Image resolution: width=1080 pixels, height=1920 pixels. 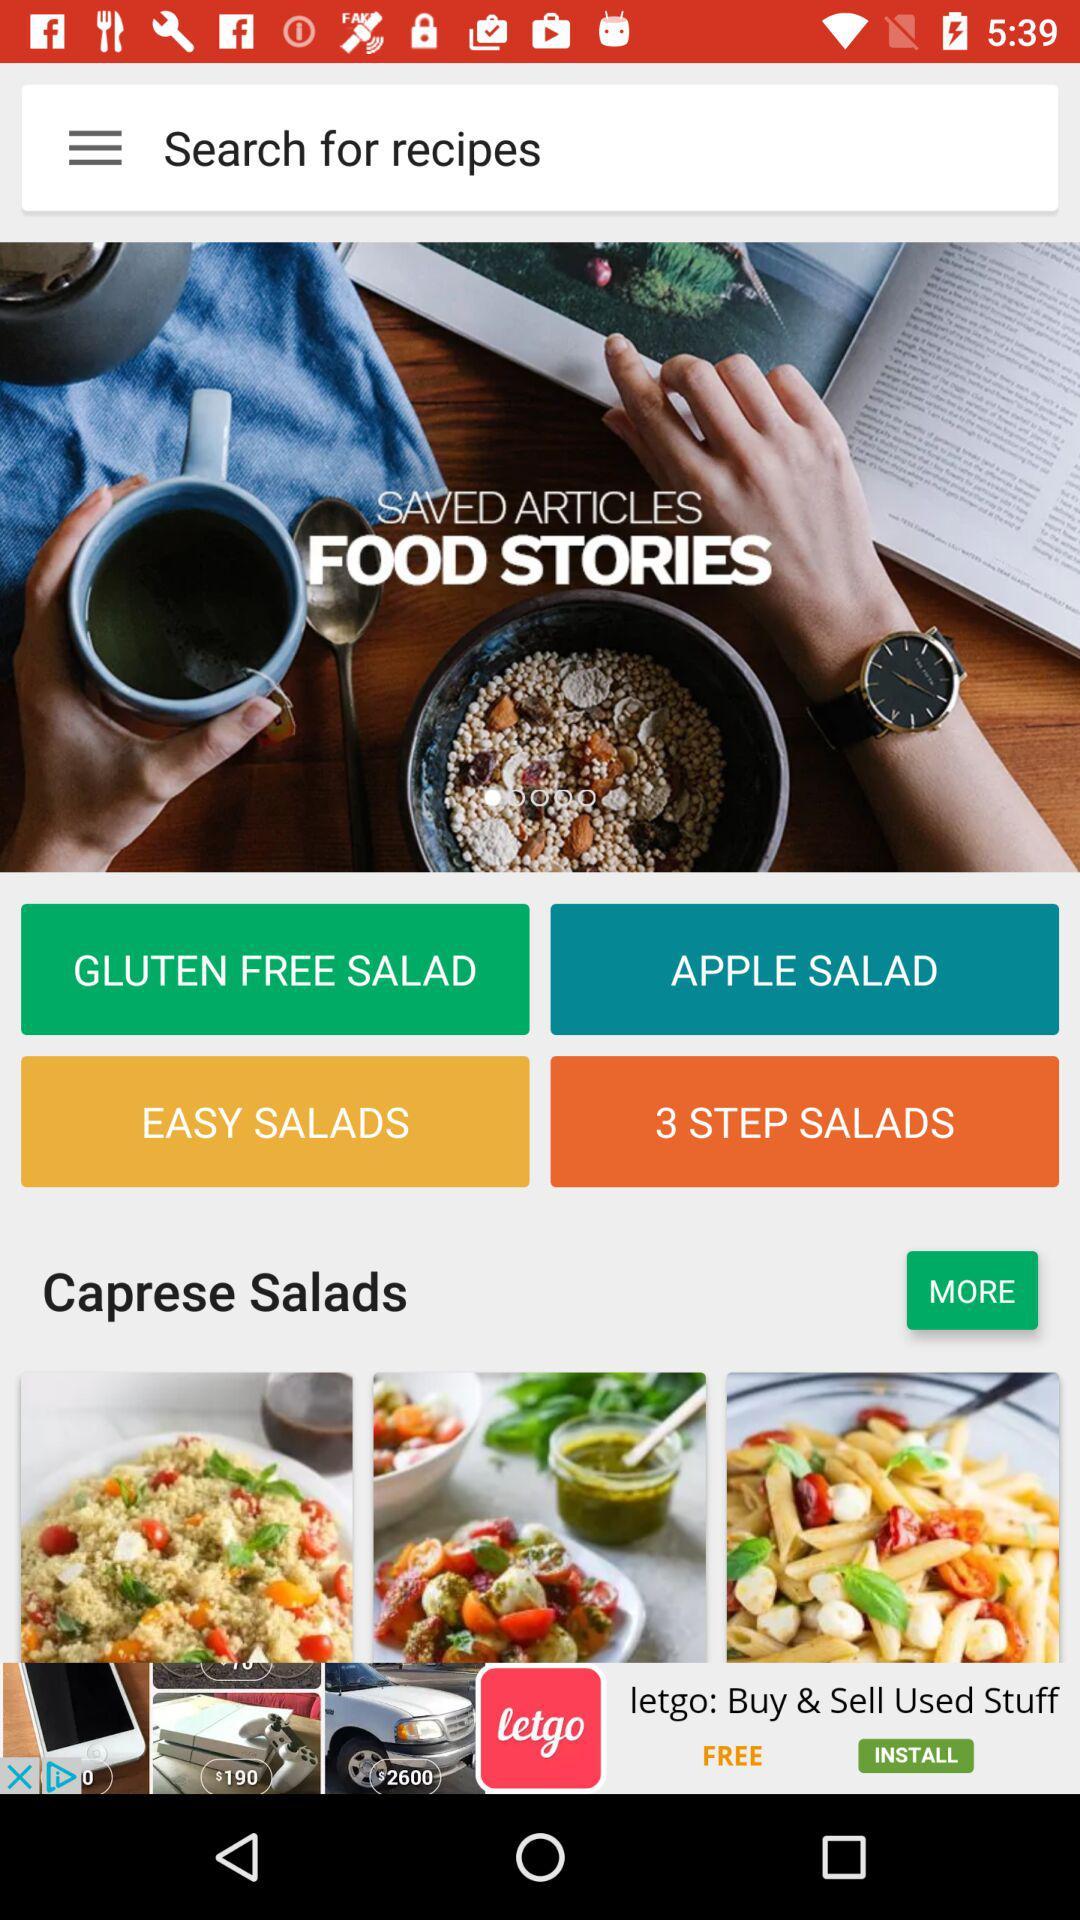 I want to click on advertisement, so click(x=540, y=1727).